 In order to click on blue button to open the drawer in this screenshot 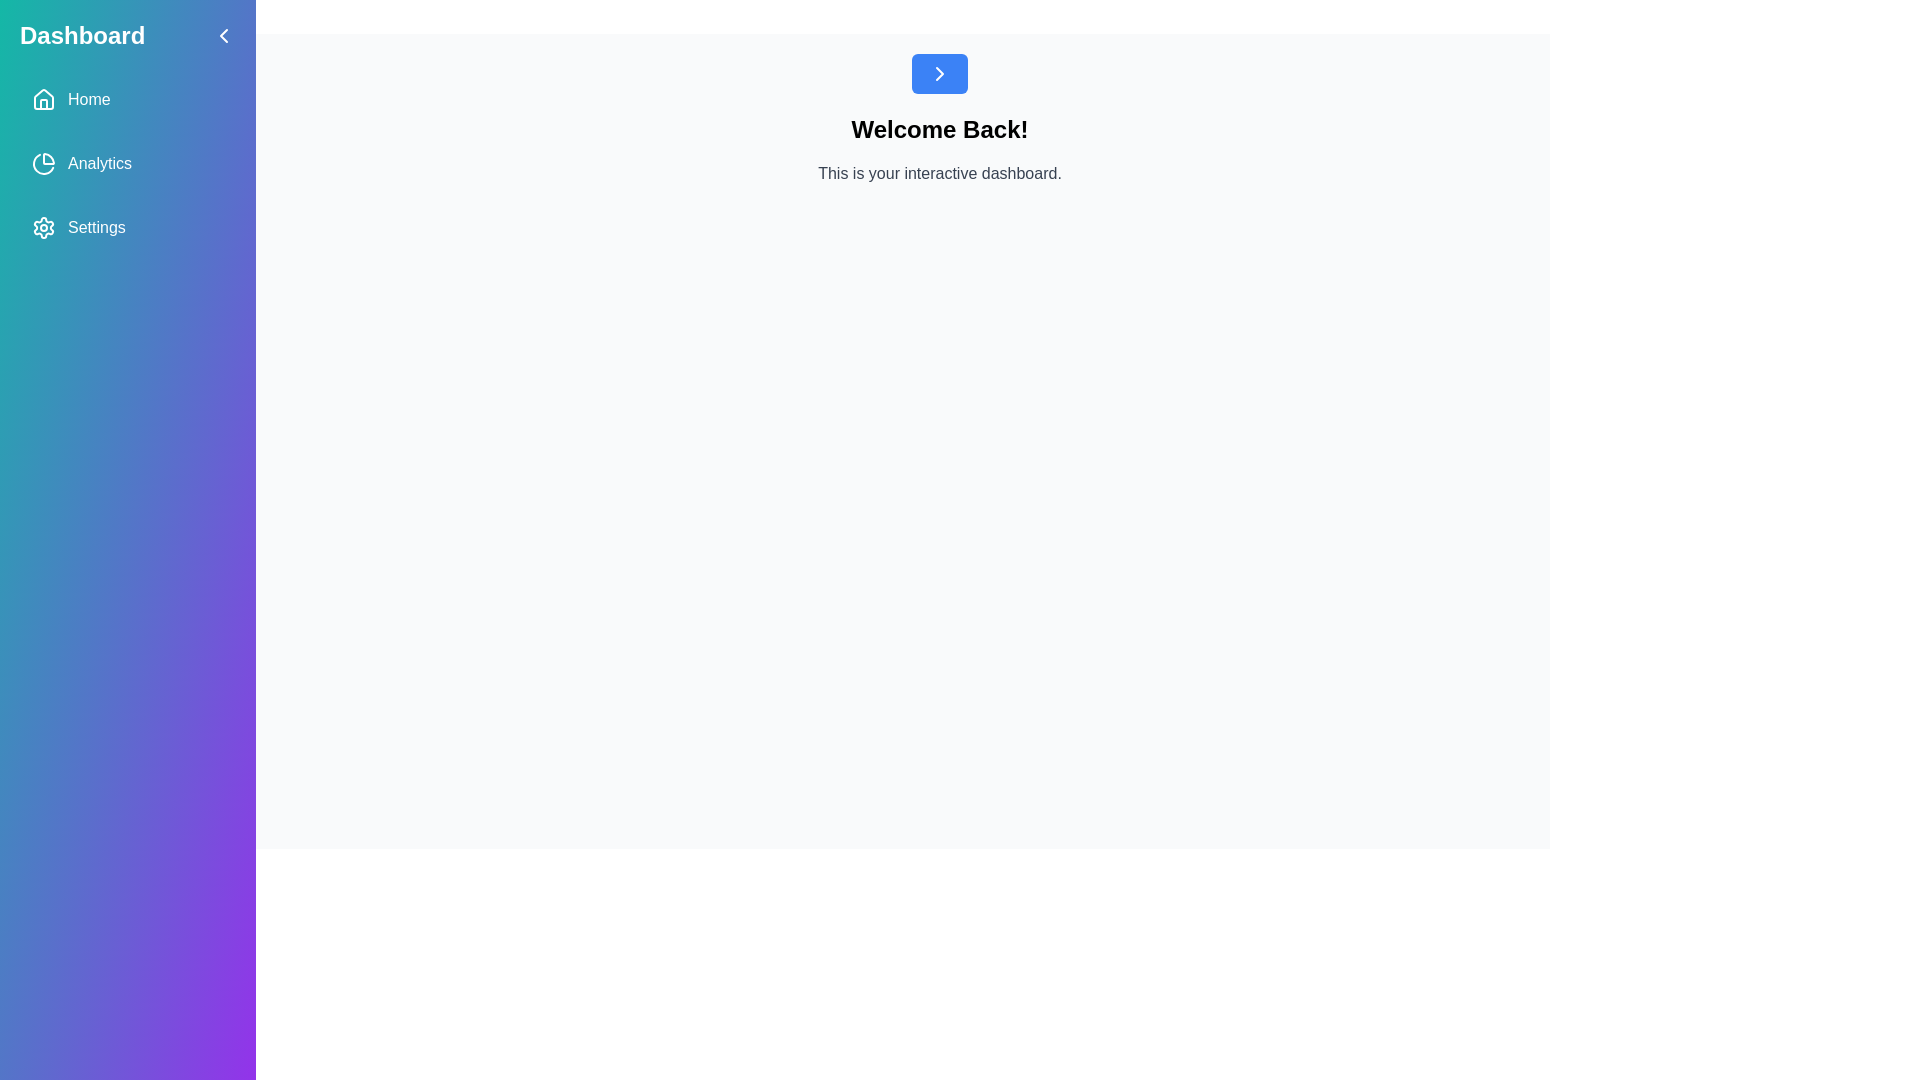, I will do `click(939, 72)`.